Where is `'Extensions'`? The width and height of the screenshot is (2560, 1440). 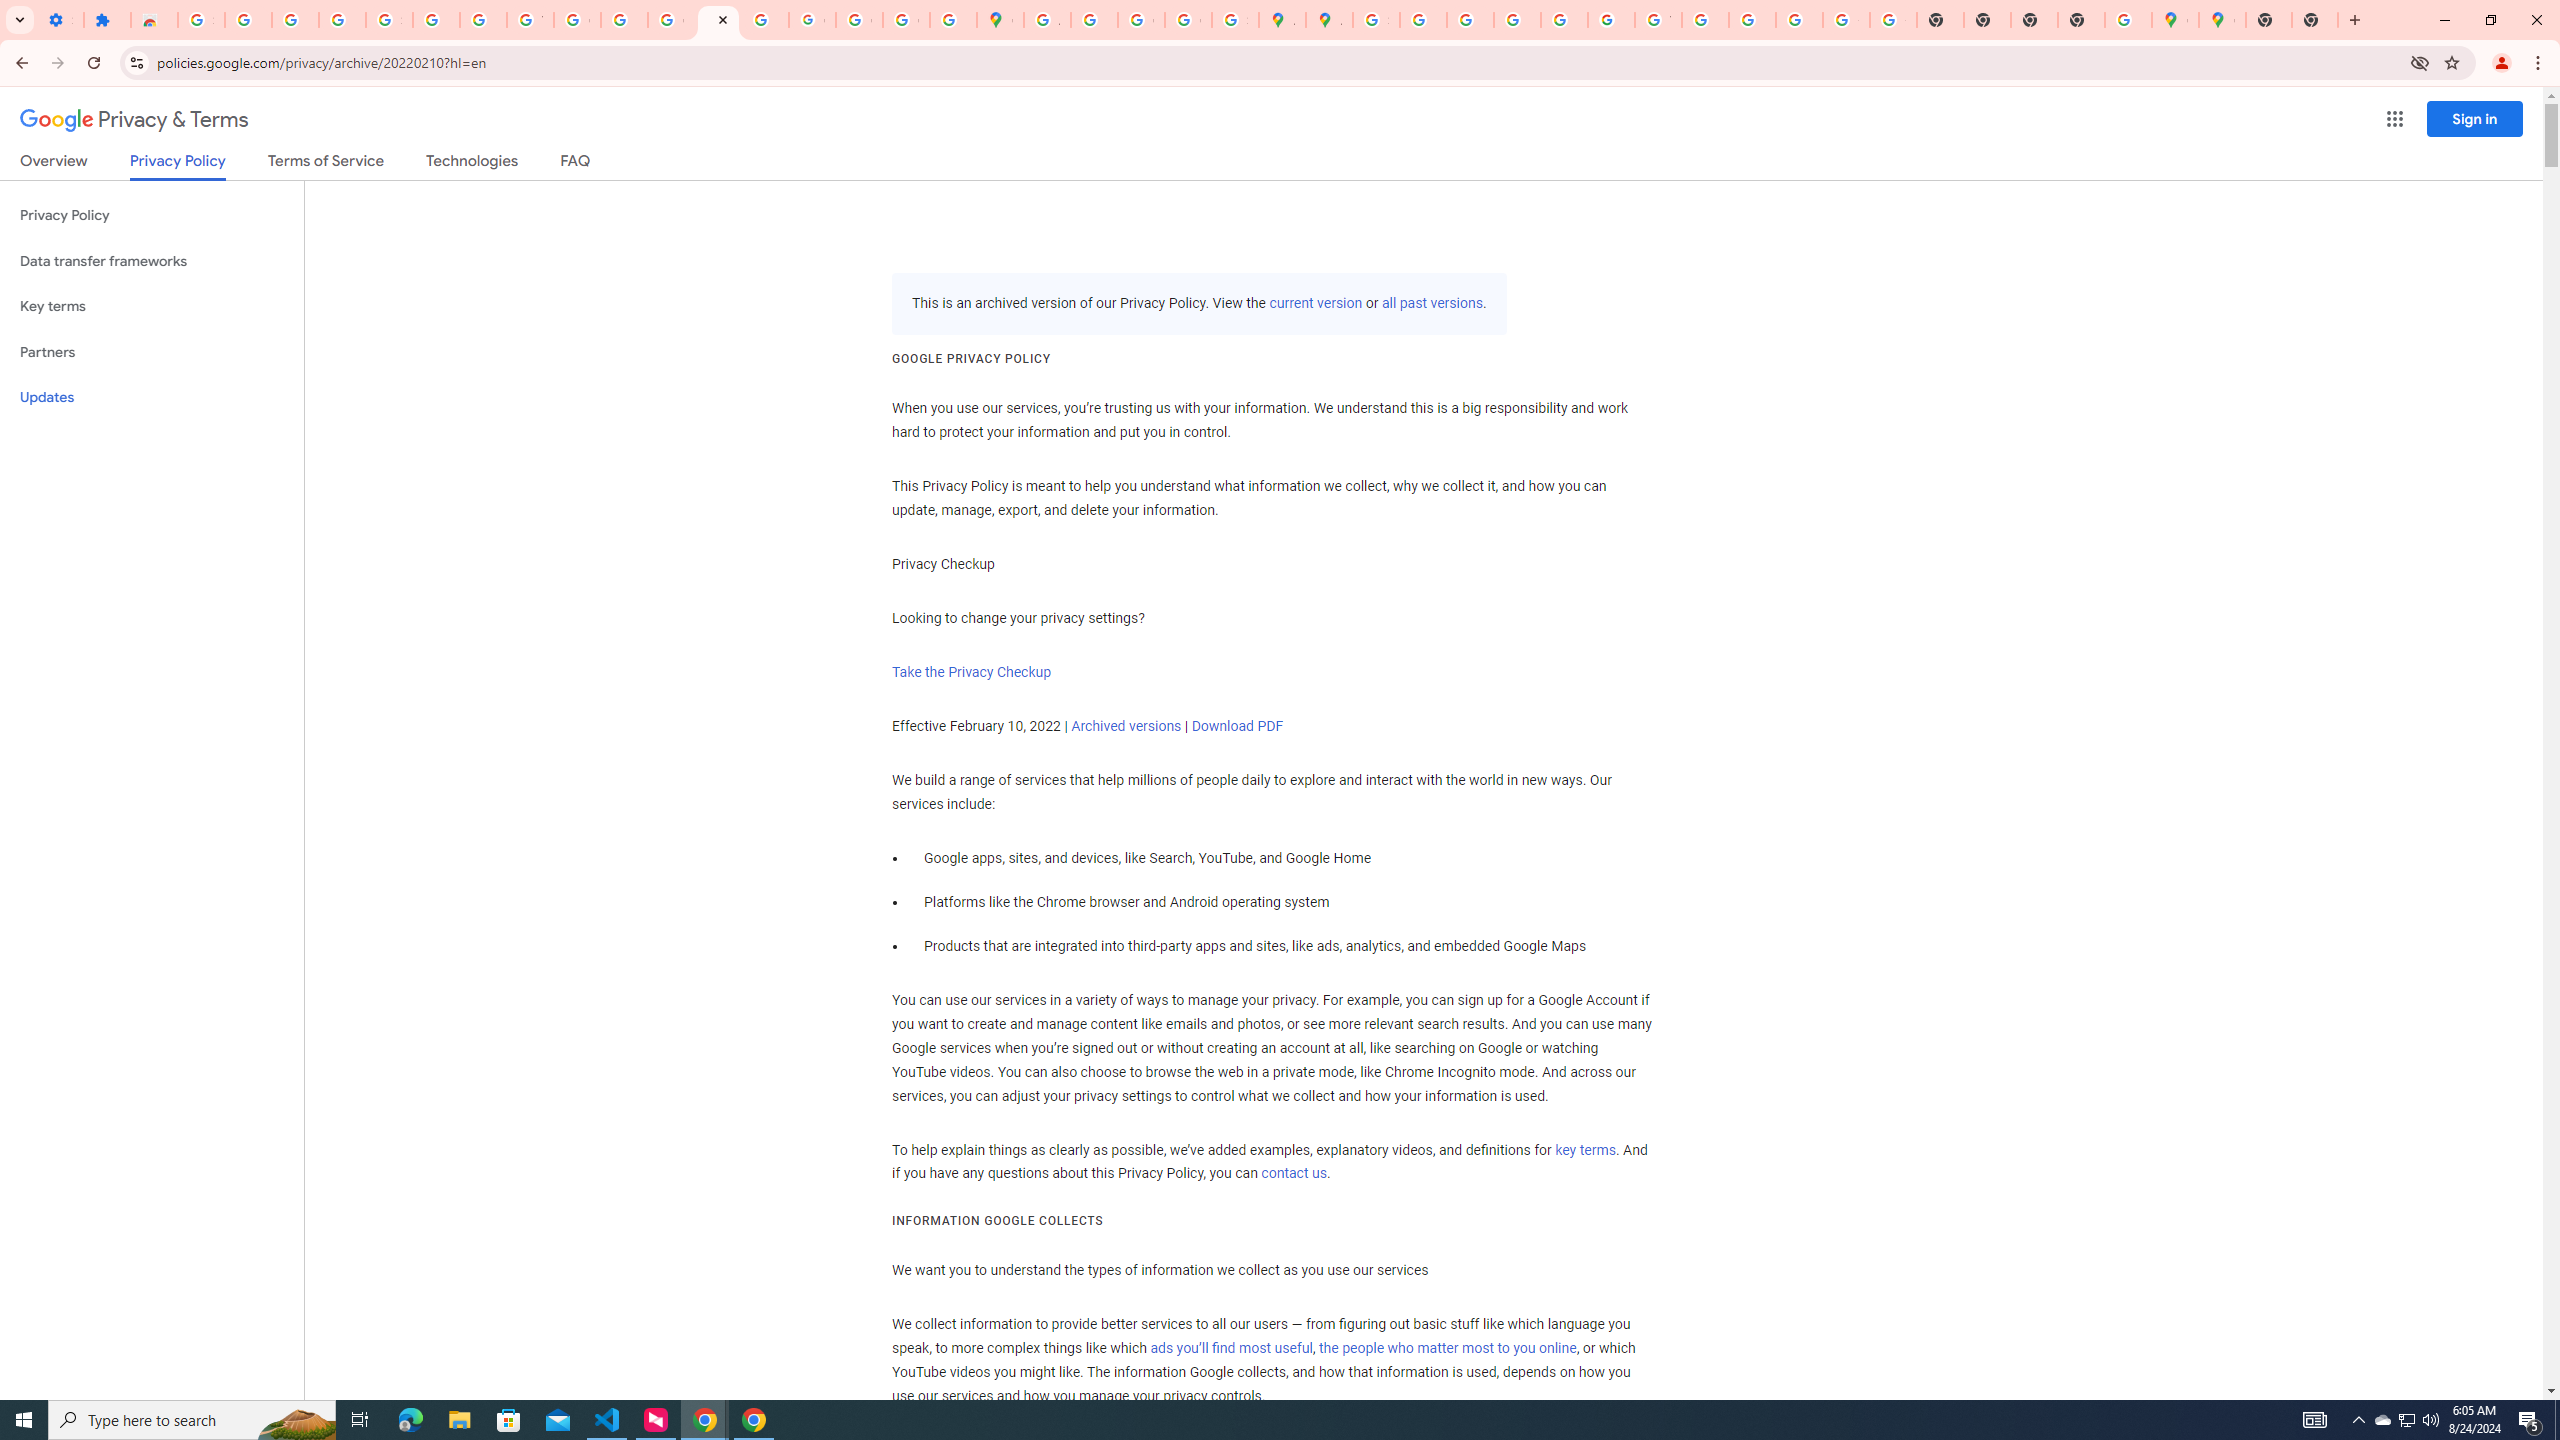 'Extensions' is located at coordinates (106, 19).